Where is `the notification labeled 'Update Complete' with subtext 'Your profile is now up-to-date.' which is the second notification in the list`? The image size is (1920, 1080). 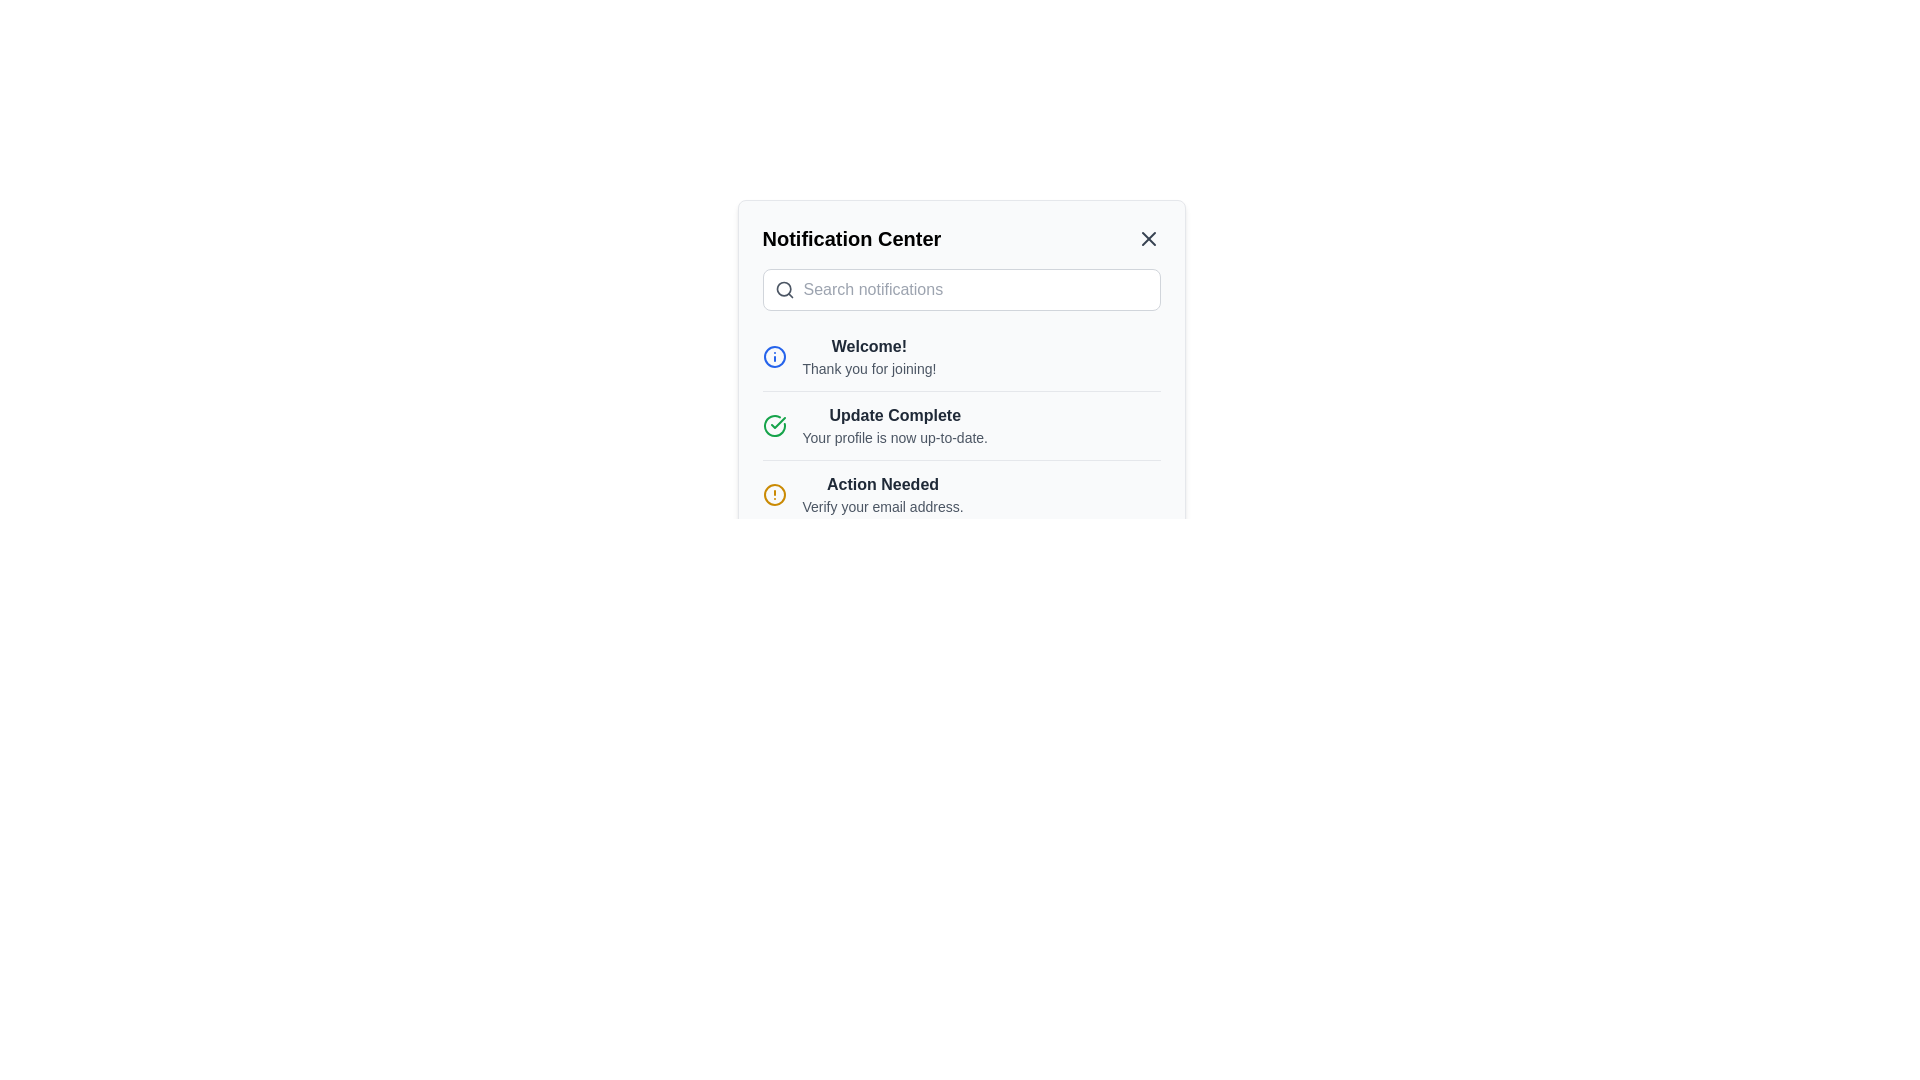 the notification labeled 'Update Complete' with subtext 'Your profile is now up-to-date.' which is the second notification in the list is located at coordinates (961, 460).